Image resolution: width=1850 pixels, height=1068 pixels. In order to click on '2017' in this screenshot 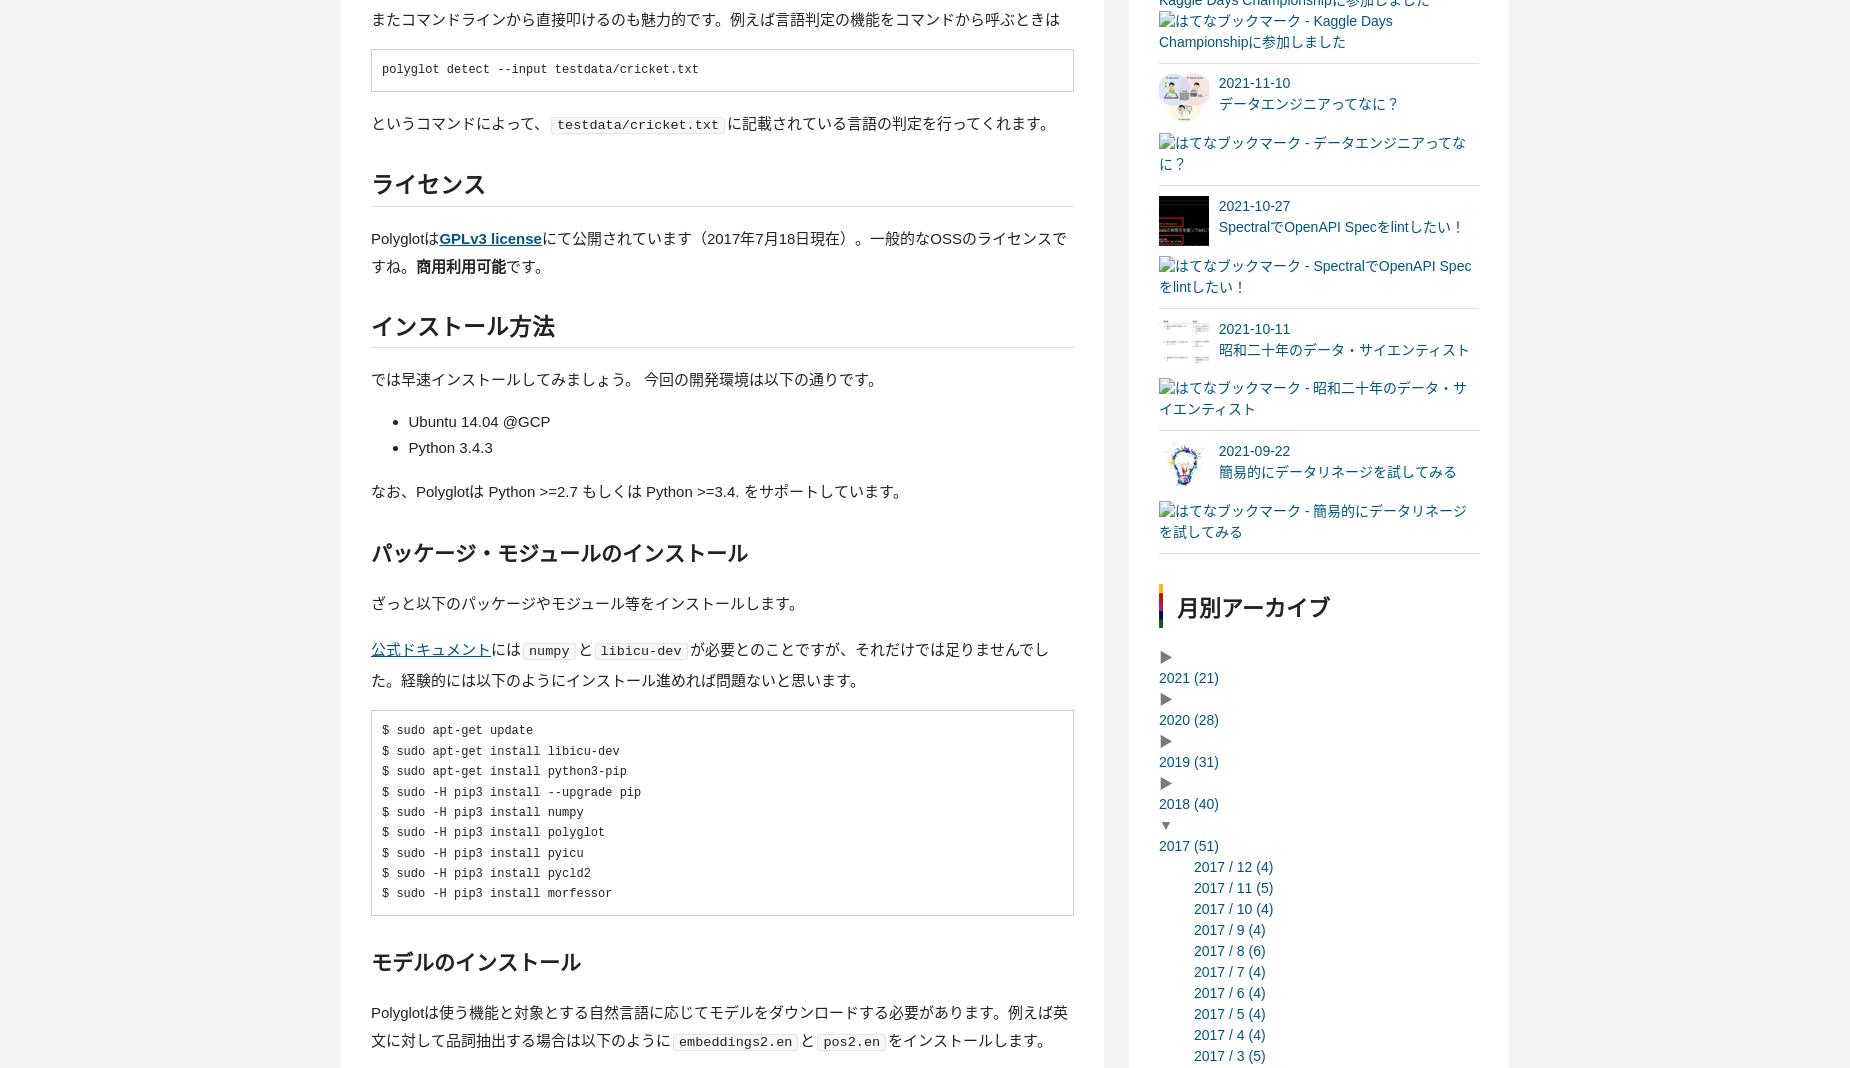, I will do `click(1175, 844)`.